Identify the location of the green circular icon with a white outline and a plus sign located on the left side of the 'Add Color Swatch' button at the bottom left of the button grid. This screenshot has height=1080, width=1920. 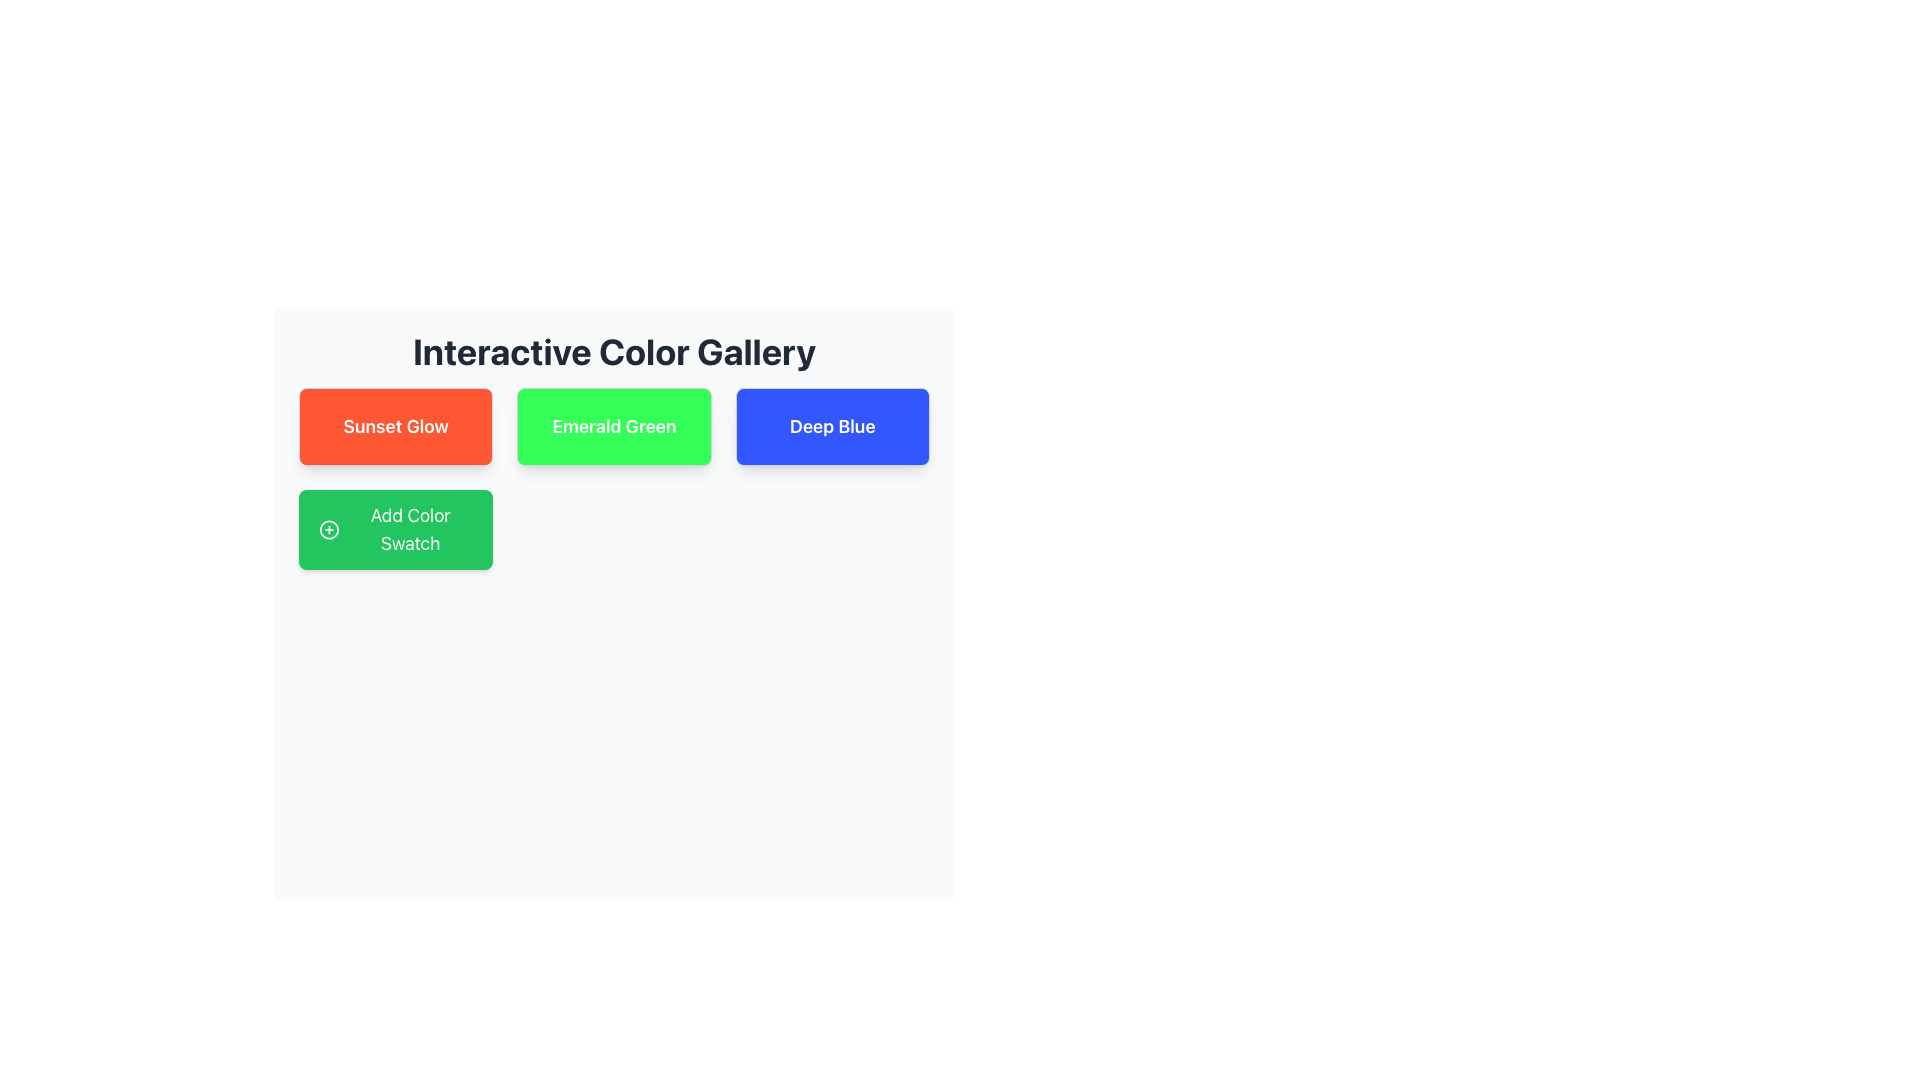
(329, 528).